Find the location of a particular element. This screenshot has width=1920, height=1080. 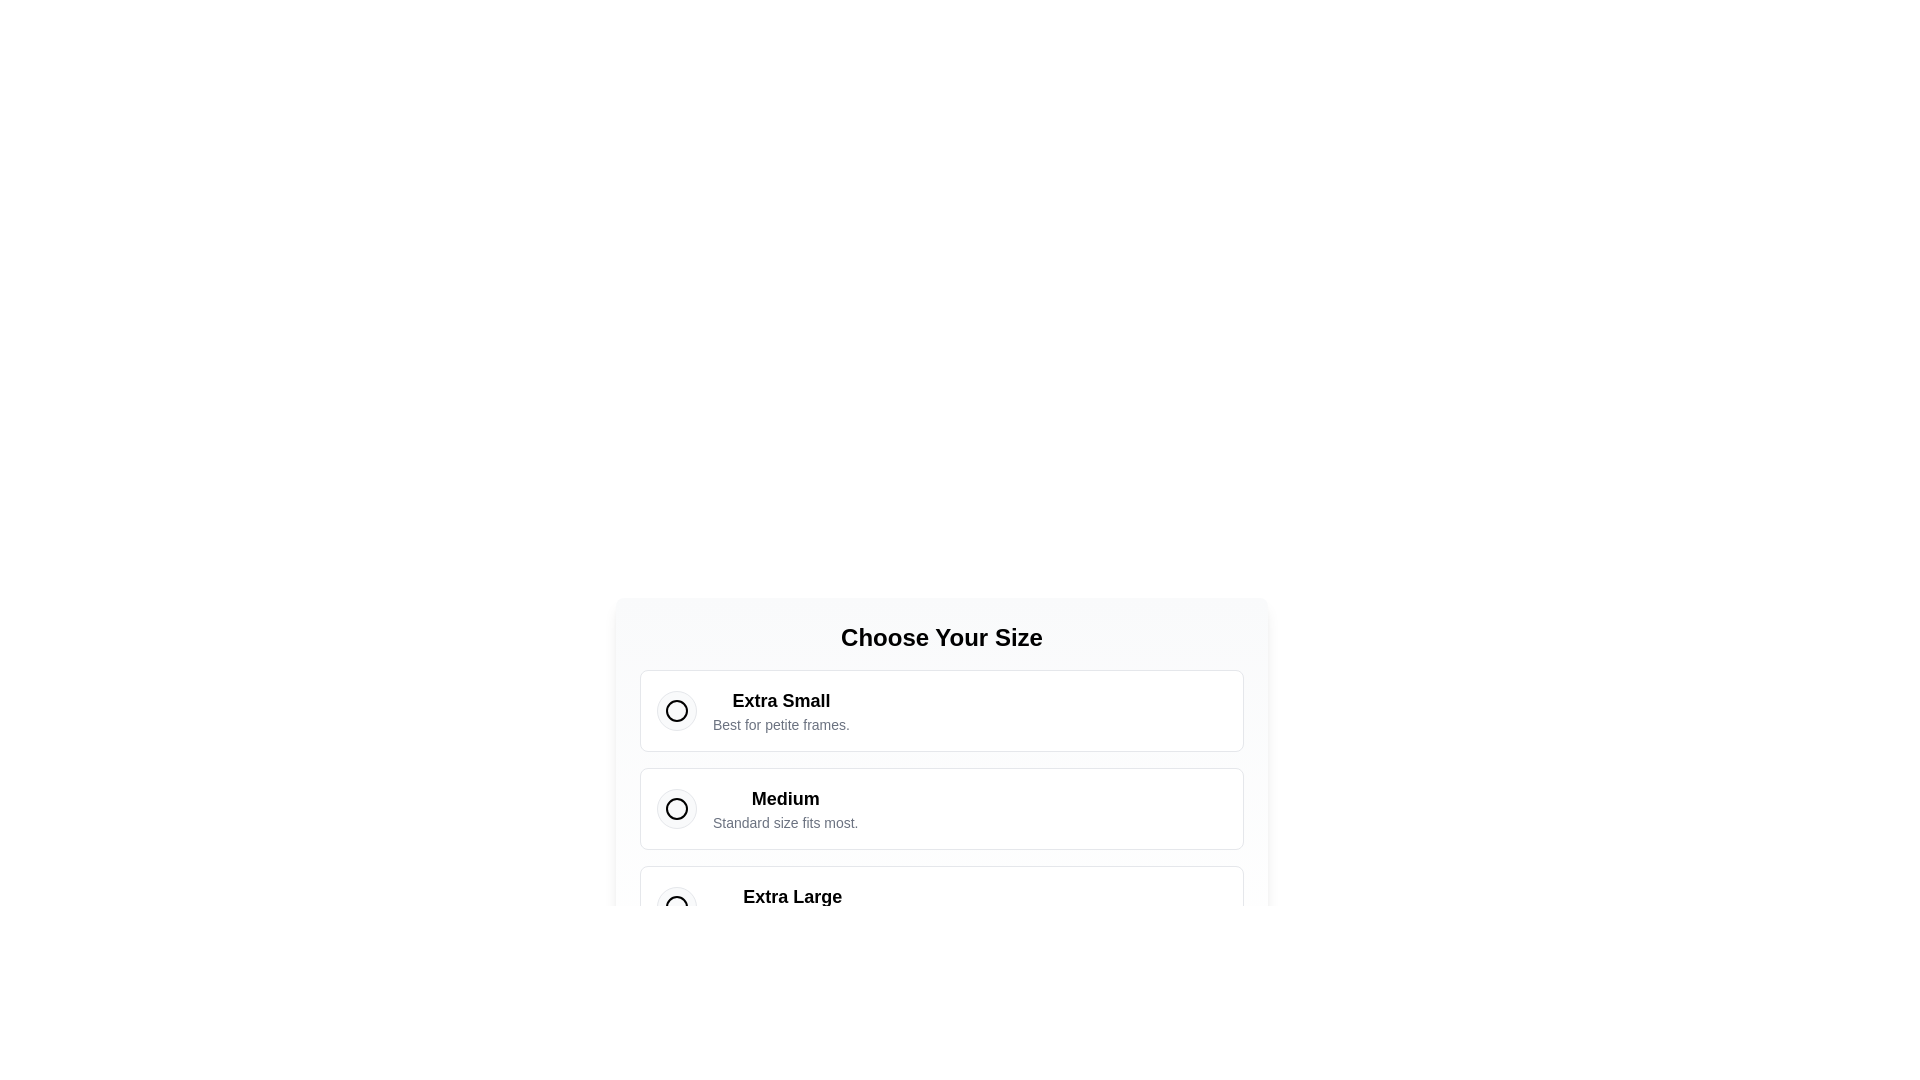

the inner circle of the SVG icon that is part of the selection mechanism adjacent to the 'Extra Large' label is located at coordinates (676, 906).